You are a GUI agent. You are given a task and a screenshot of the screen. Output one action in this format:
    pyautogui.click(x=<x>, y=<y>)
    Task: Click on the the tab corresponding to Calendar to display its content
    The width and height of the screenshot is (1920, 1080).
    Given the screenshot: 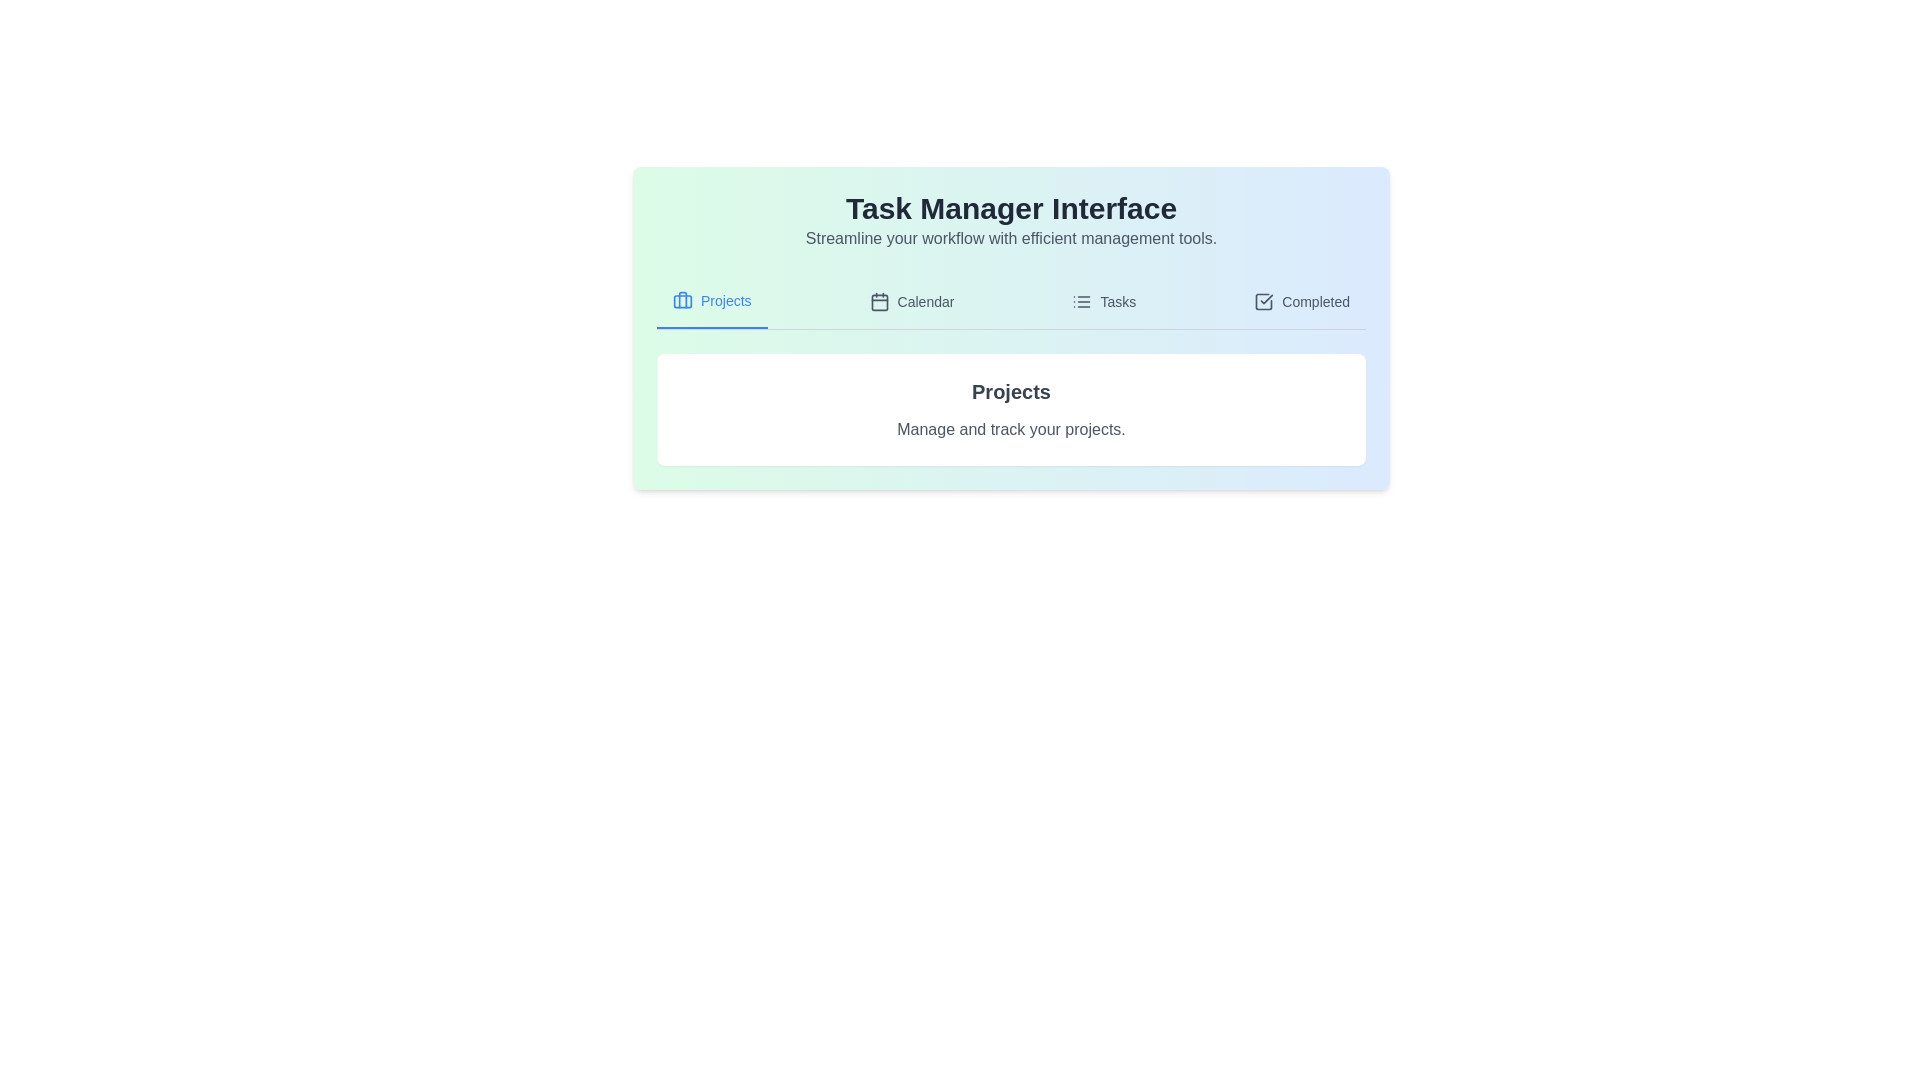 What is the action you would take?
    pyautogui.click(x=911, y=301)
    